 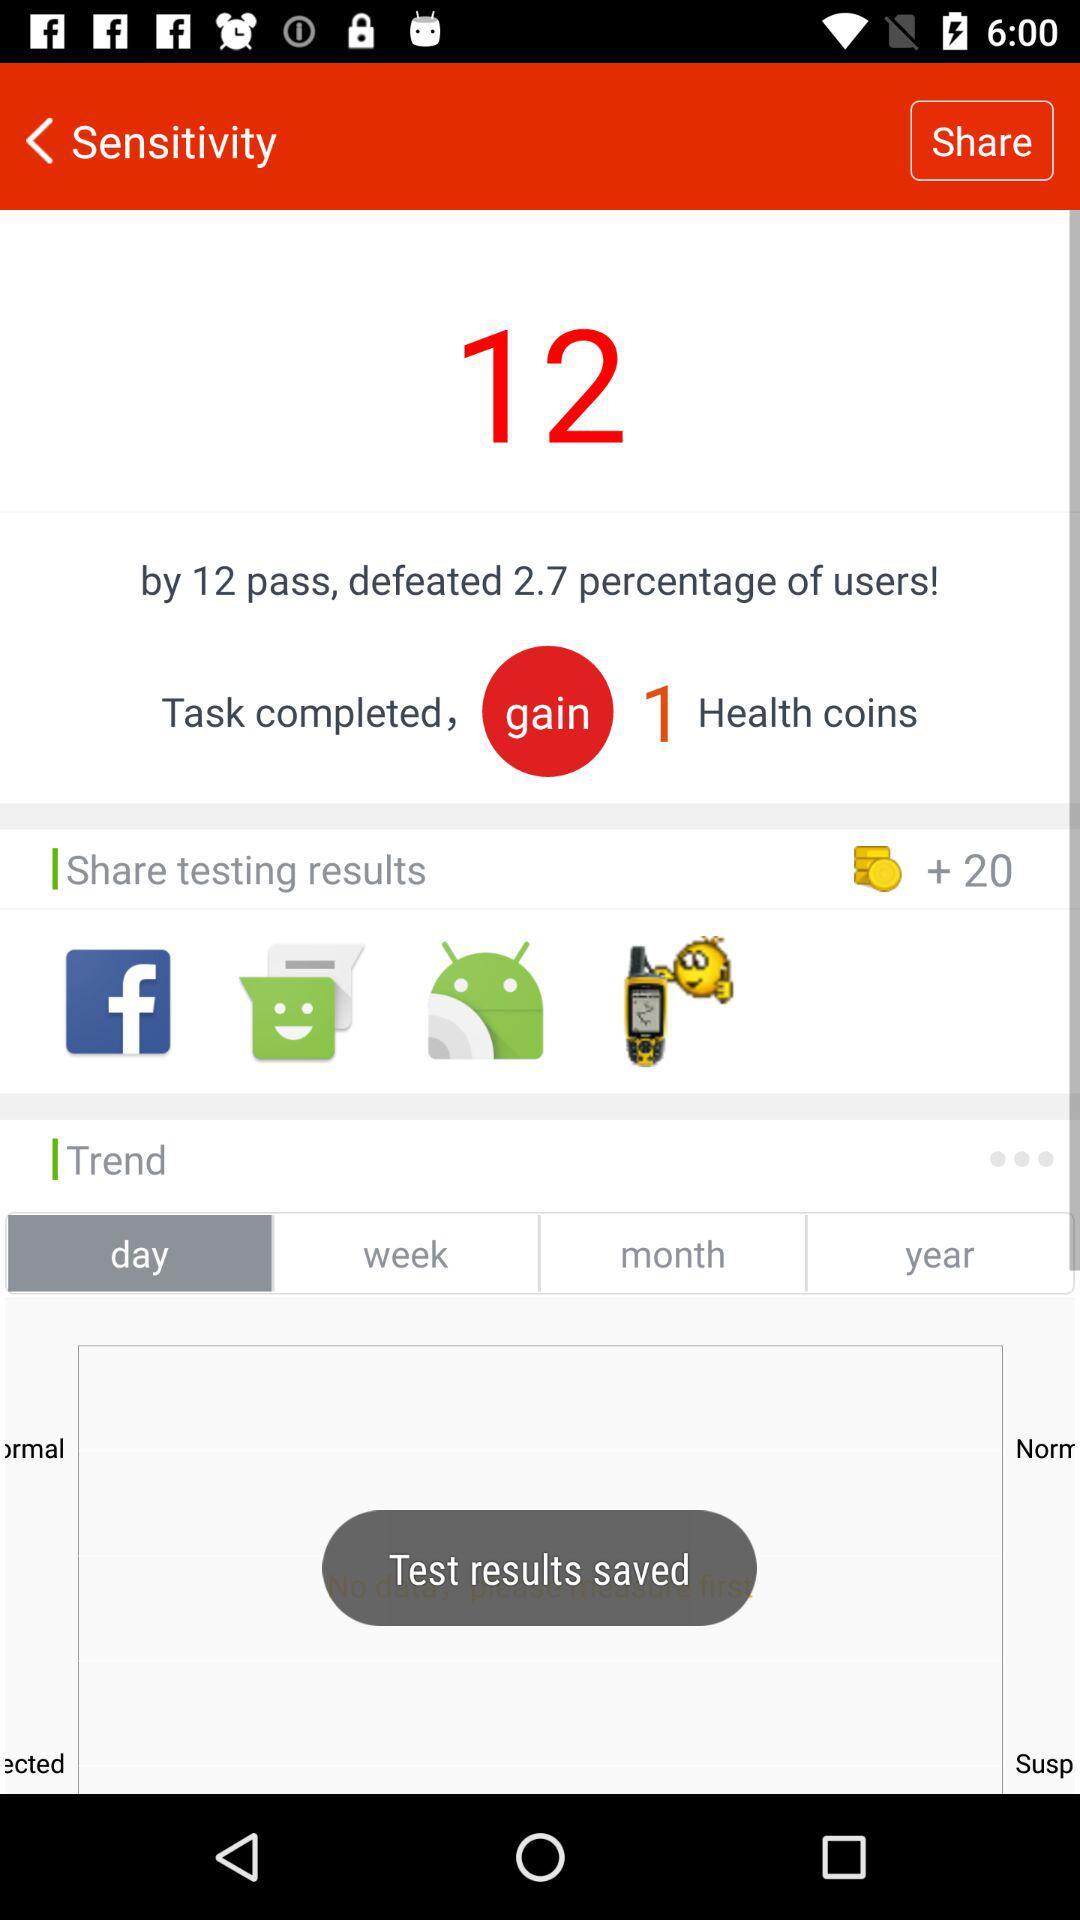 I want to click on the icon right side of message icon, so click(x=485, y=1001).